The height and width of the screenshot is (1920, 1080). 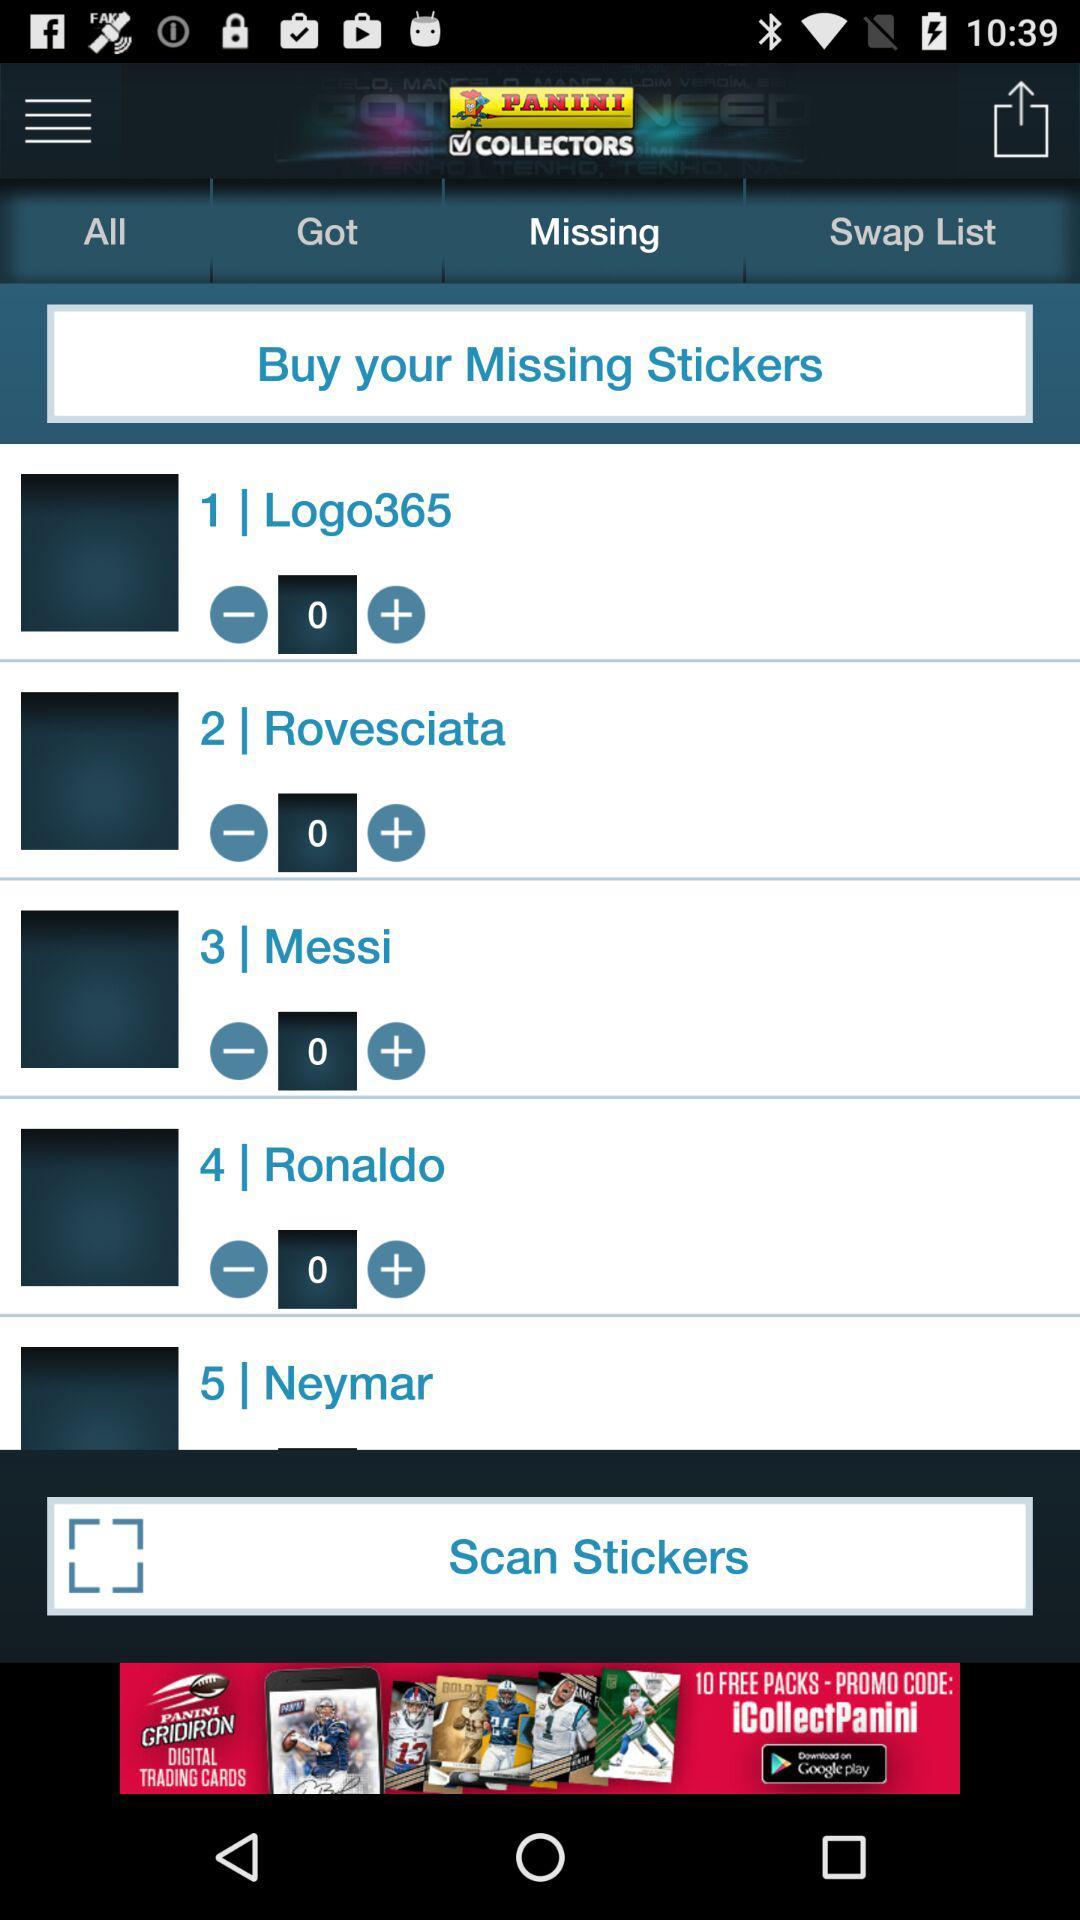 What do you see at coordinates (1021, 119) in the screenshot?
I see `share` at bounding box center [1021, 119].